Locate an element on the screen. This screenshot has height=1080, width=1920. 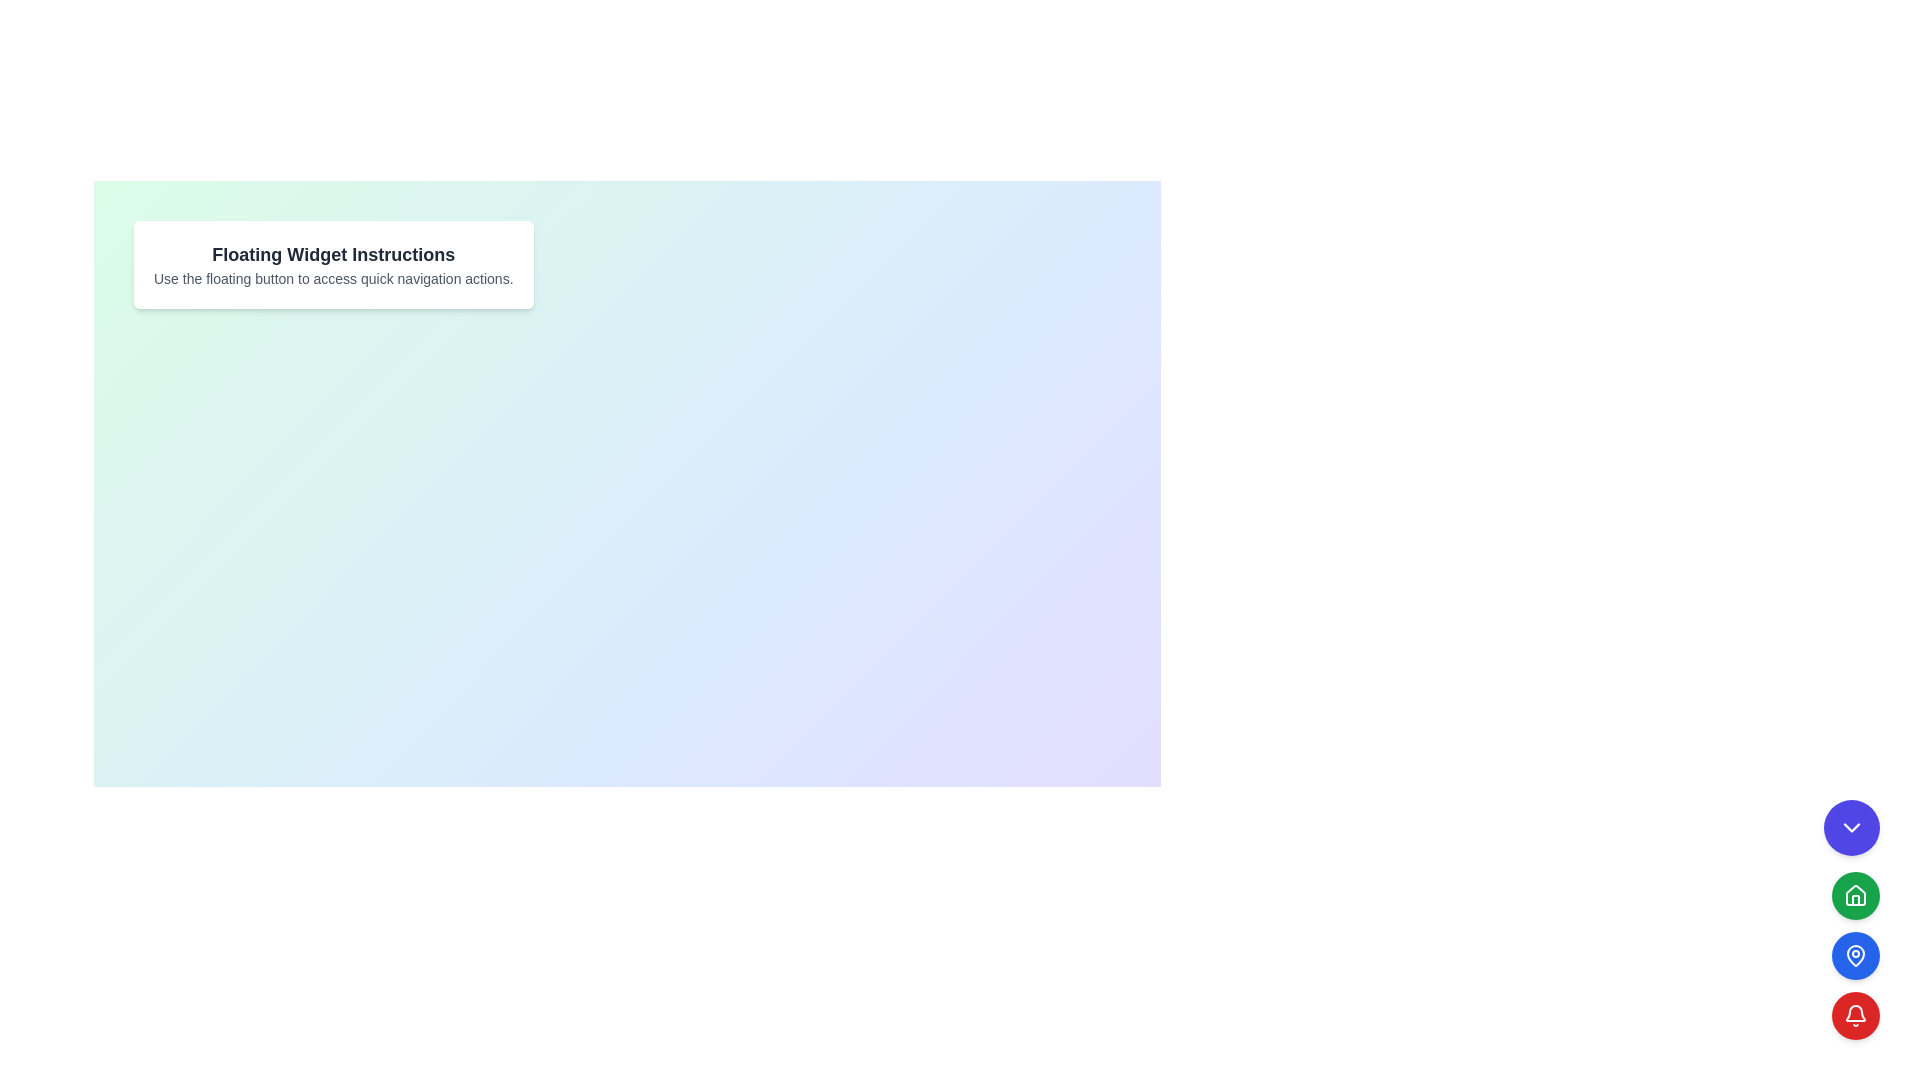
the bell icon button, which is the fourth and bottommost button in a vertical alignment of four buttons on the right-hand side of the interface is located at coordinates (1855, 1013).